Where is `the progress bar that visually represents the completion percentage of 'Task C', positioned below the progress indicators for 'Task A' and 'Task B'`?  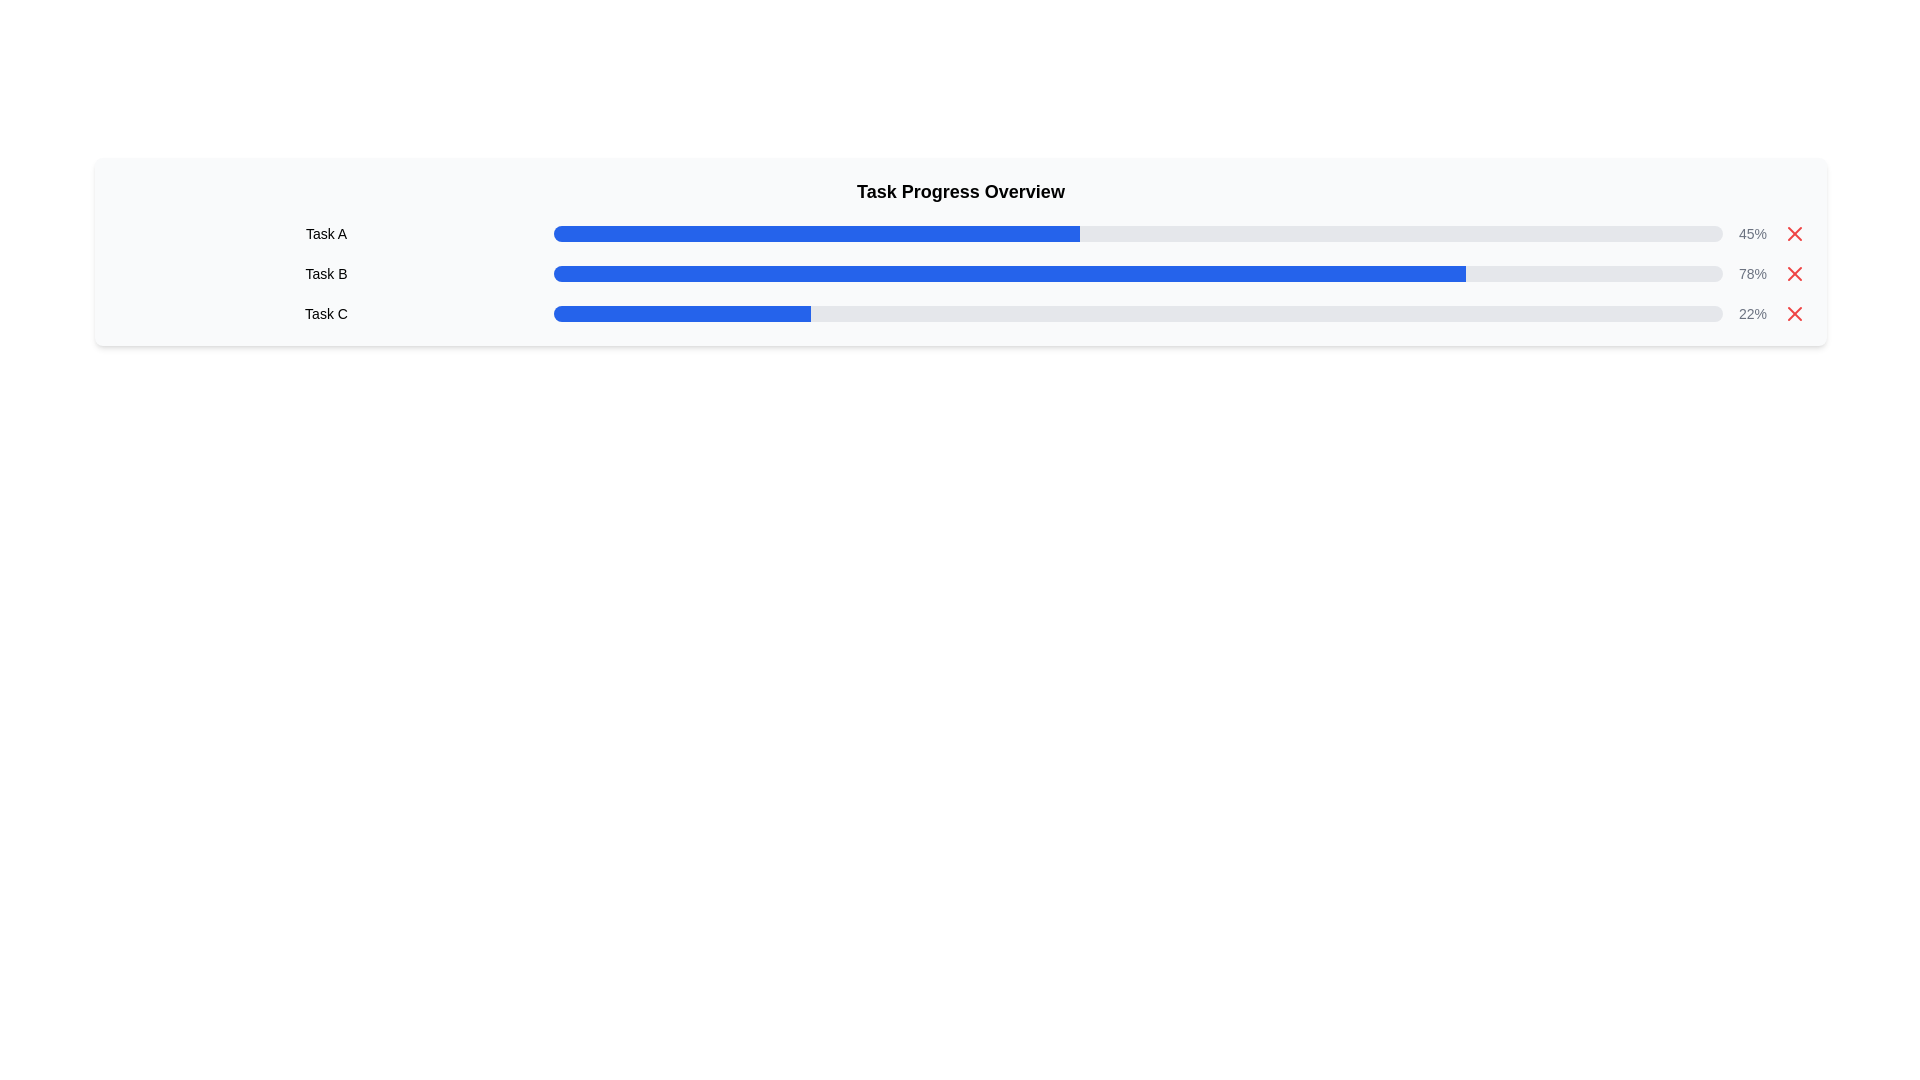 the progress bar that visually represents the completion percentage of 'Task C', positioned below the progress indicators for 'Task A' and 'Task B' is located at coordinates (1138, 313).